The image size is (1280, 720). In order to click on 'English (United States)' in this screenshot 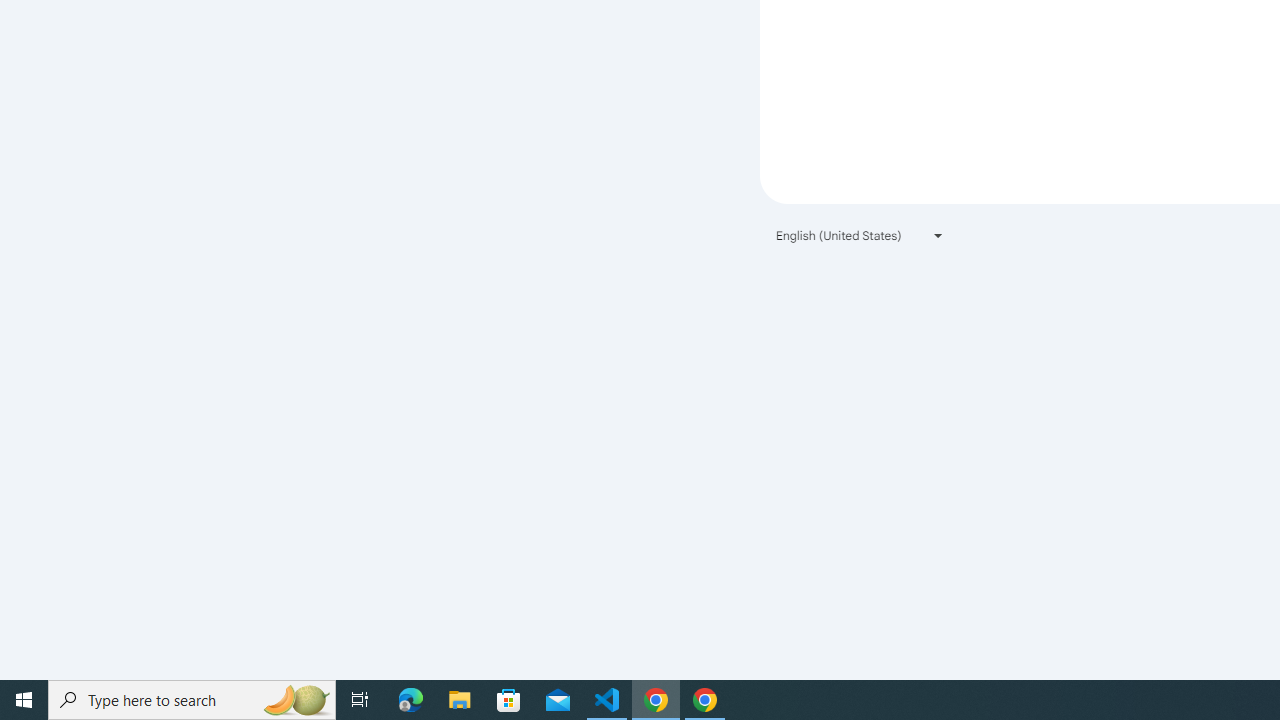, I will do `click(860, 234)`.